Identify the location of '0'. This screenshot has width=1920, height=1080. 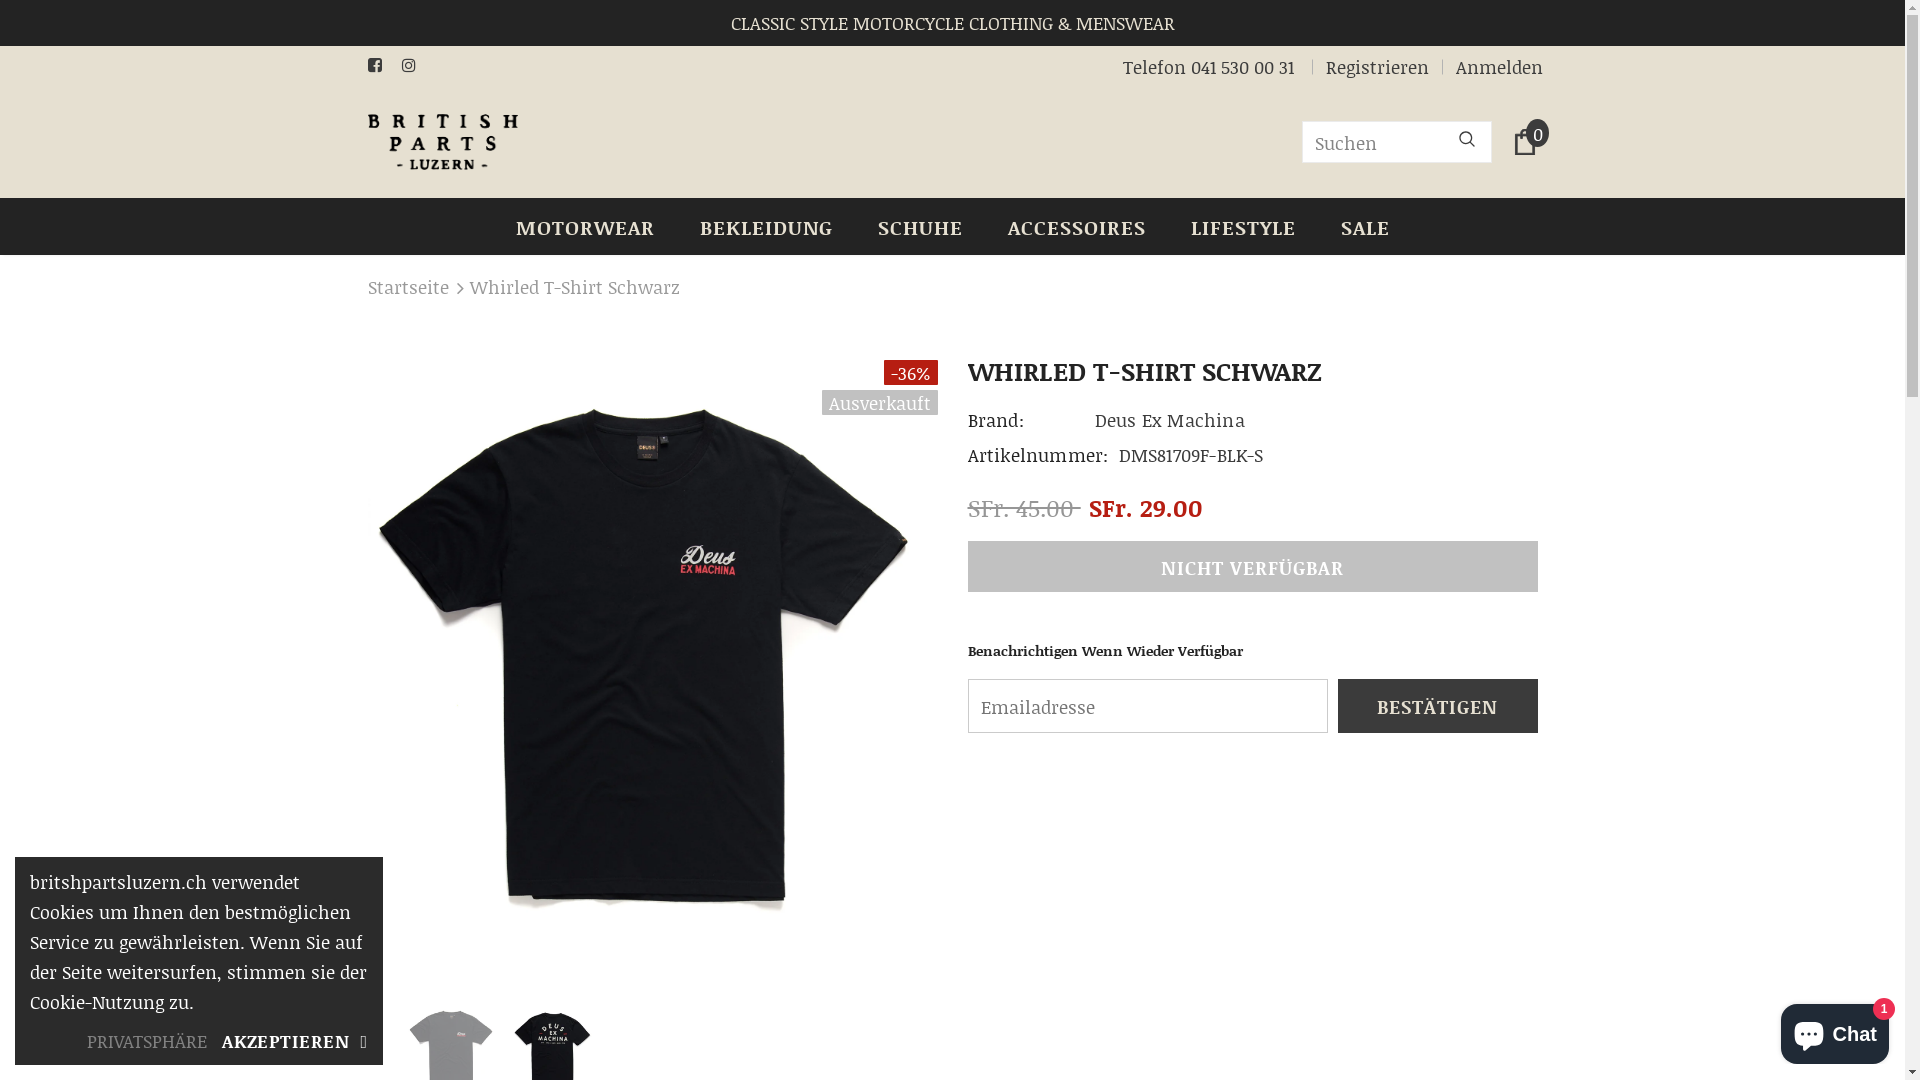
(1512, 141).